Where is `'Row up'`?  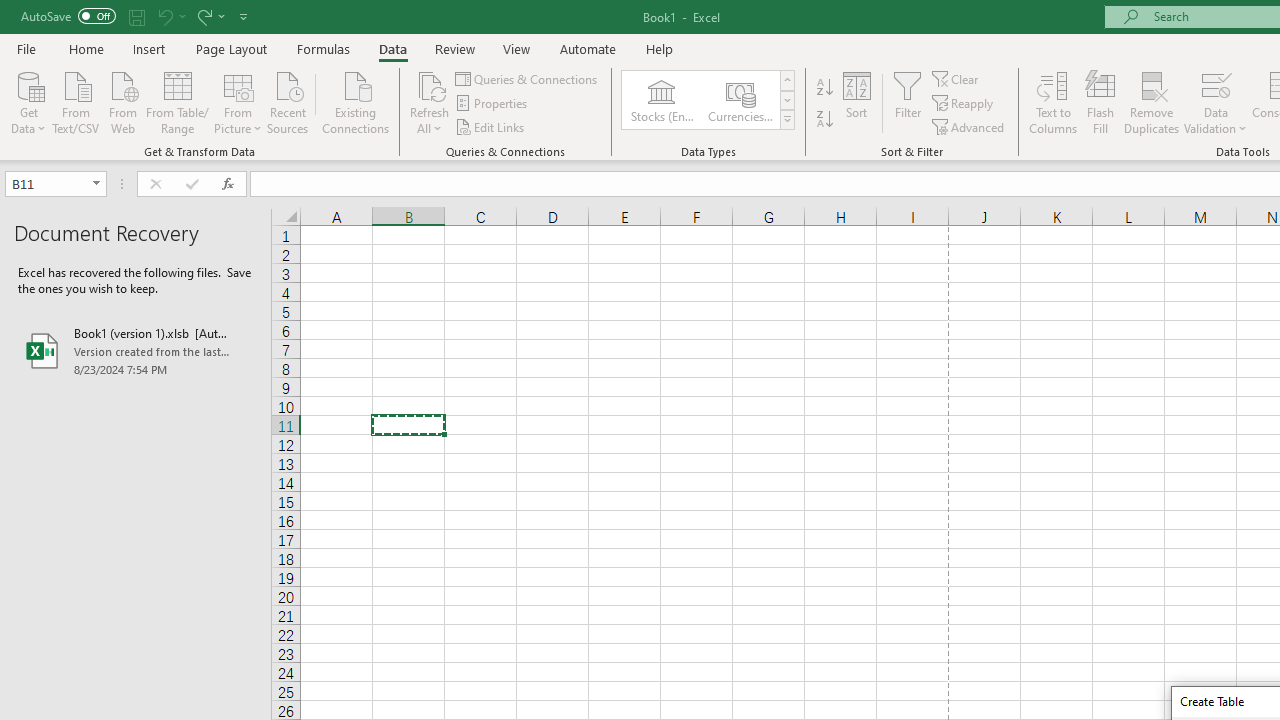
'Row up' is located at coordinates (786, 79).